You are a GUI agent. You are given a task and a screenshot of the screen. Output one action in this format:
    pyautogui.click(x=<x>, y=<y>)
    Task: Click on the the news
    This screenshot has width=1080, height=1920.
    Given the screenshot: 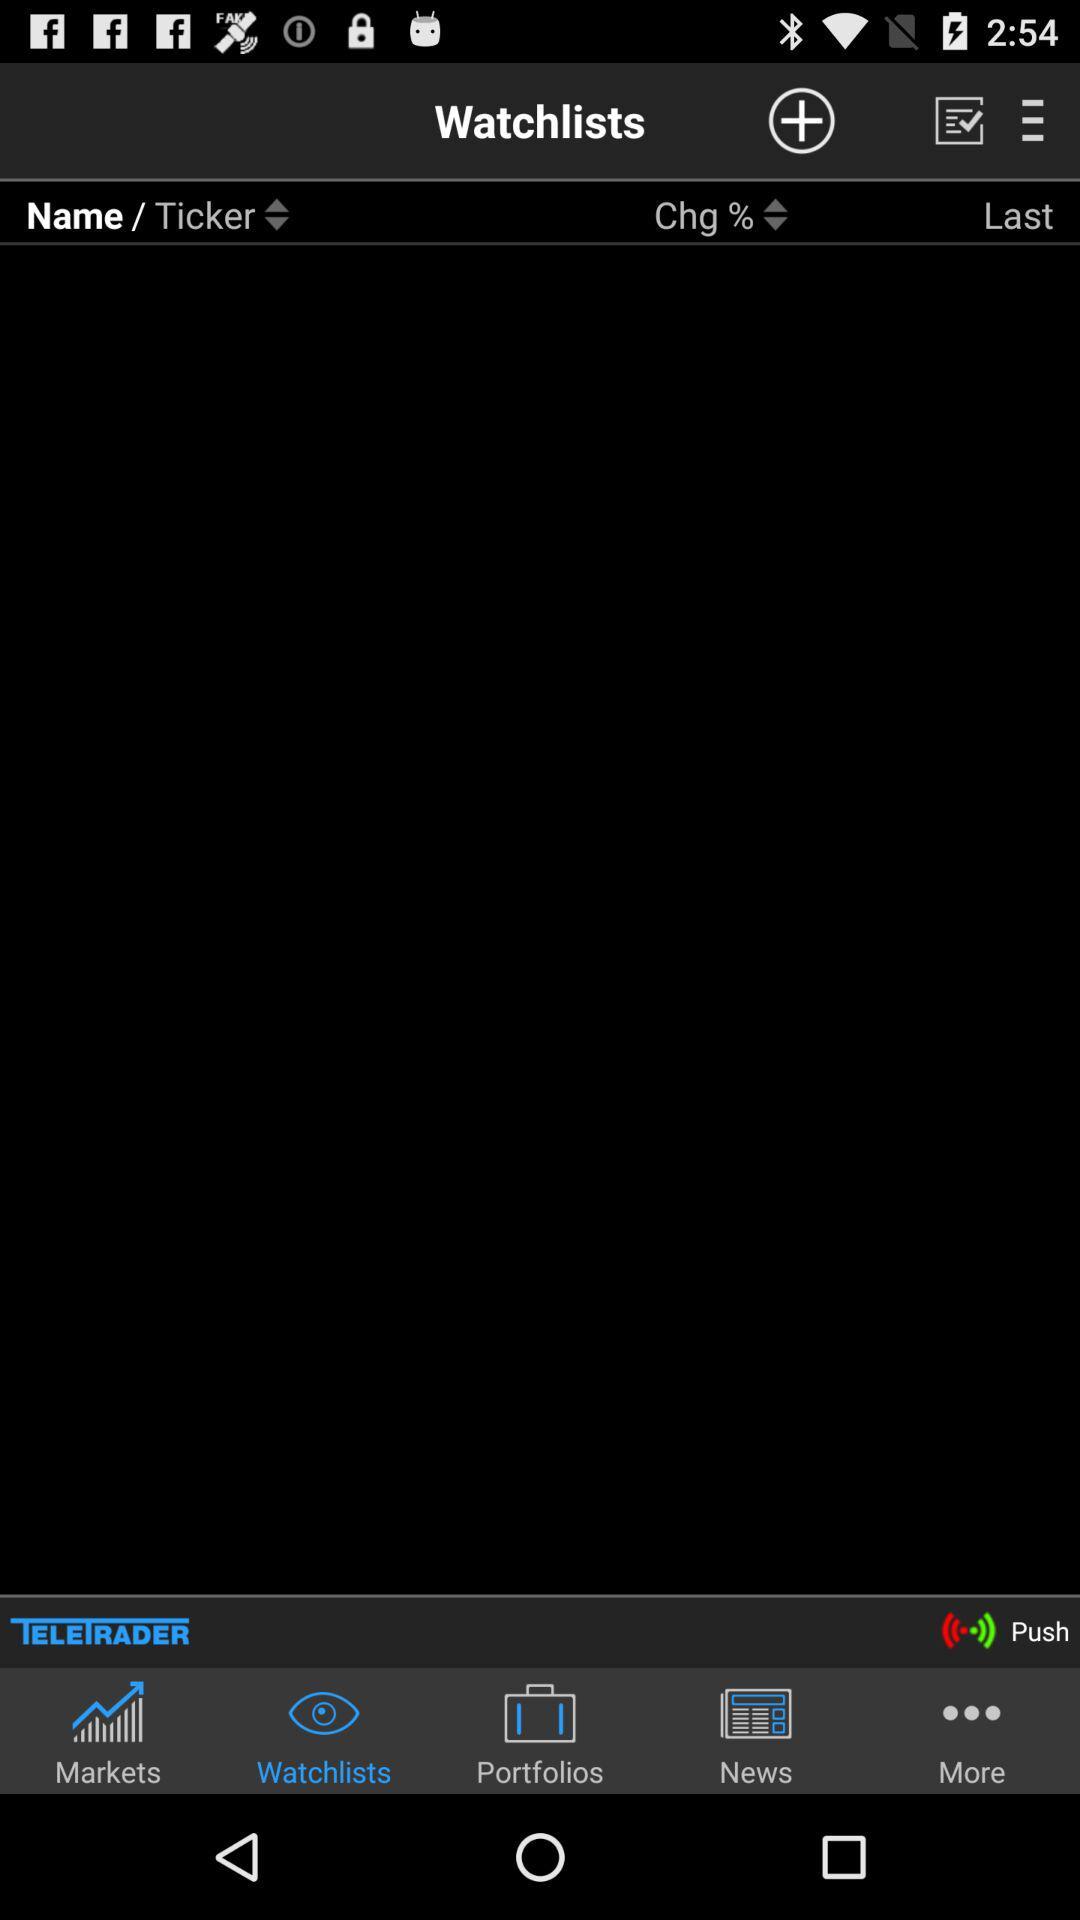 What is the action you would take?
    pyautogui.click(x=756, y=1732)
    